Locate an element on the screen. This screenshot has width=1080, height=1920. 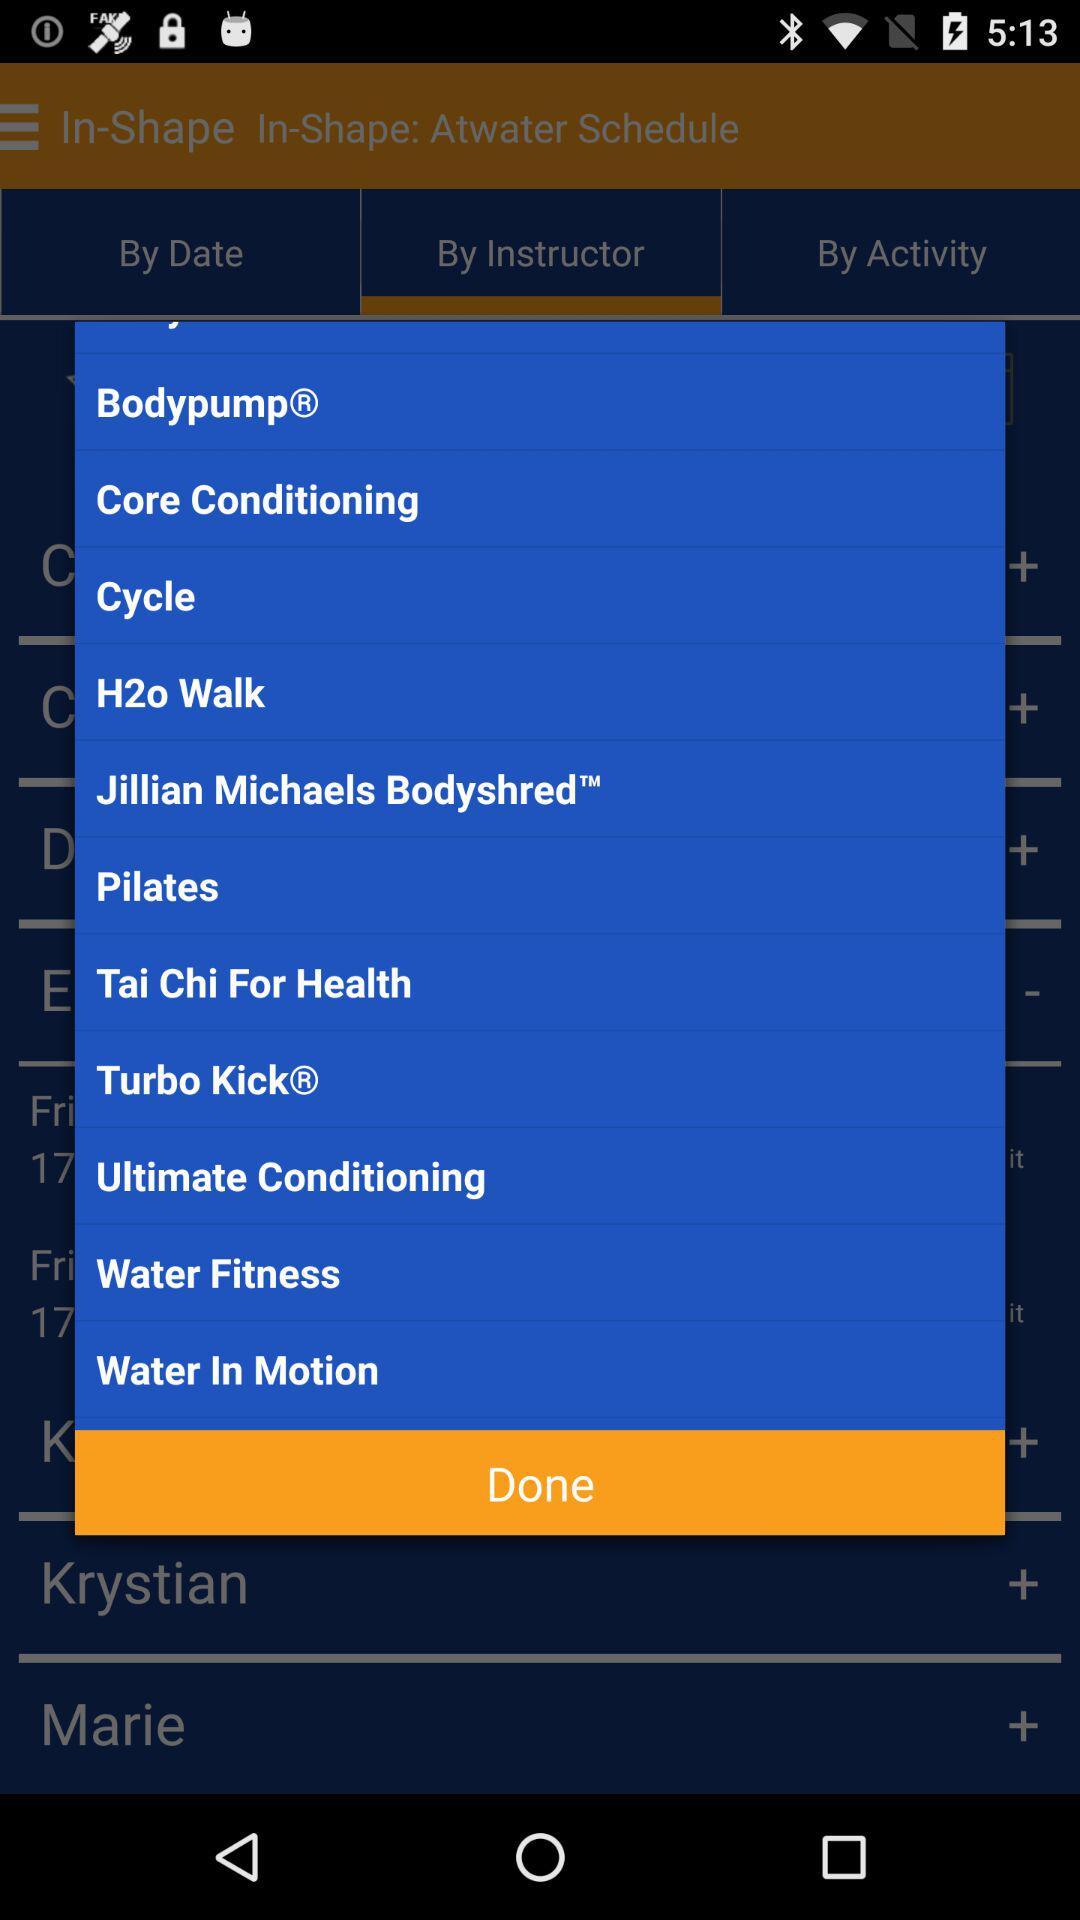
app above the h2o walk icon is located at coordinates (540, 594).